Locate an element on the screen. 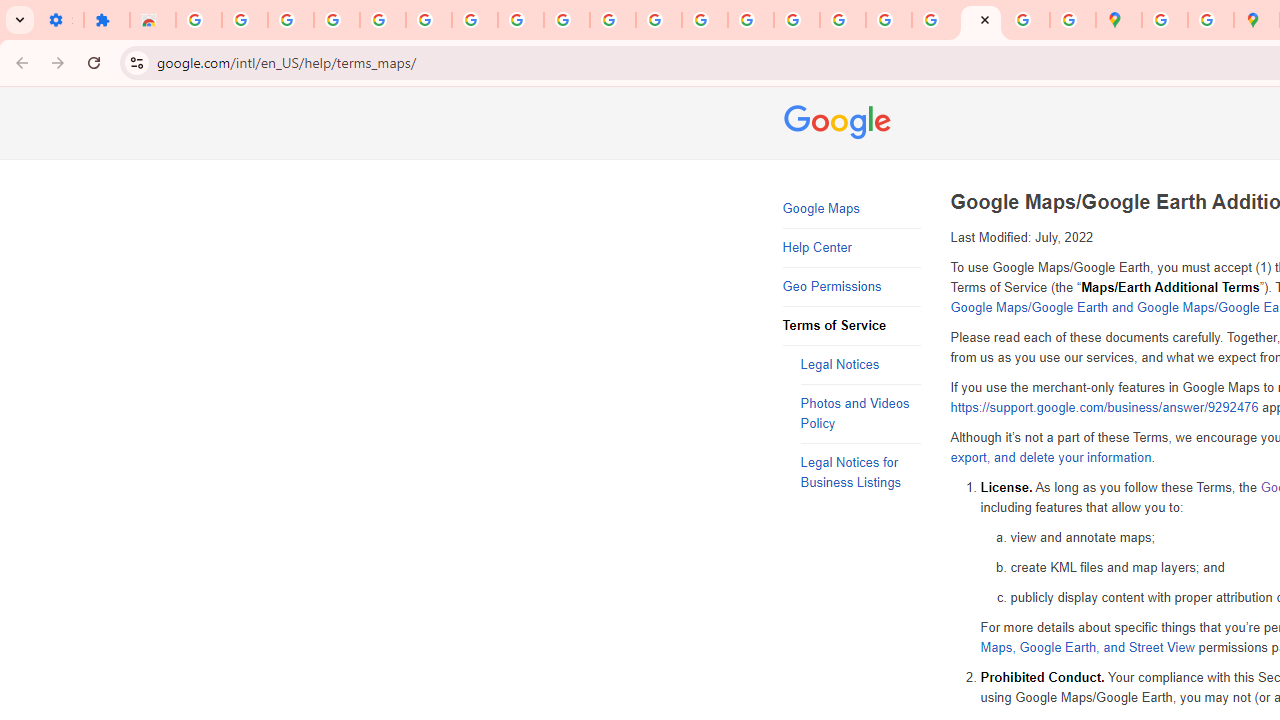  'Legal Notices' is located at coordinates (860, 365).